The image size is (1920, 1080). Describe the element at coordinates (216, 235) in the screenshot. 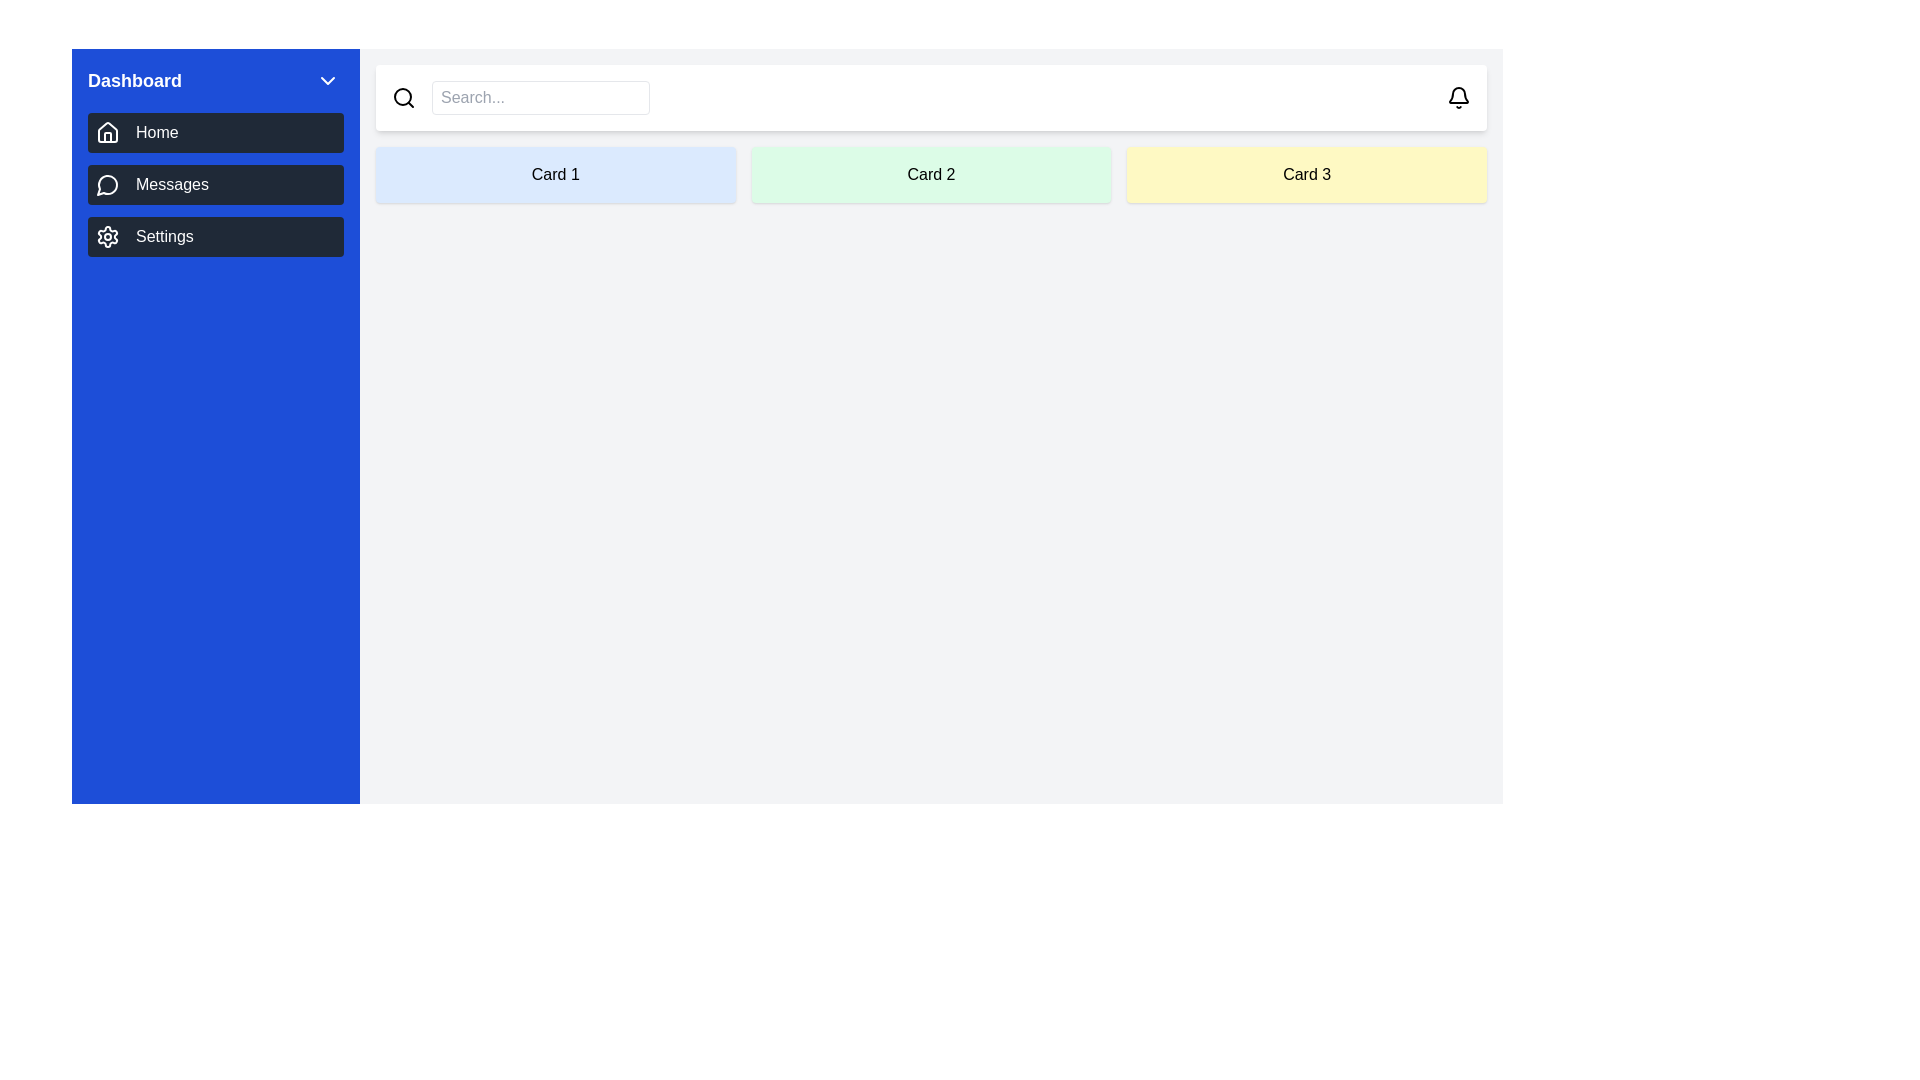

I see `'Settings' button located in the sidebar of the application, which is the third button in a vertical list, by using developer tools` at that location.